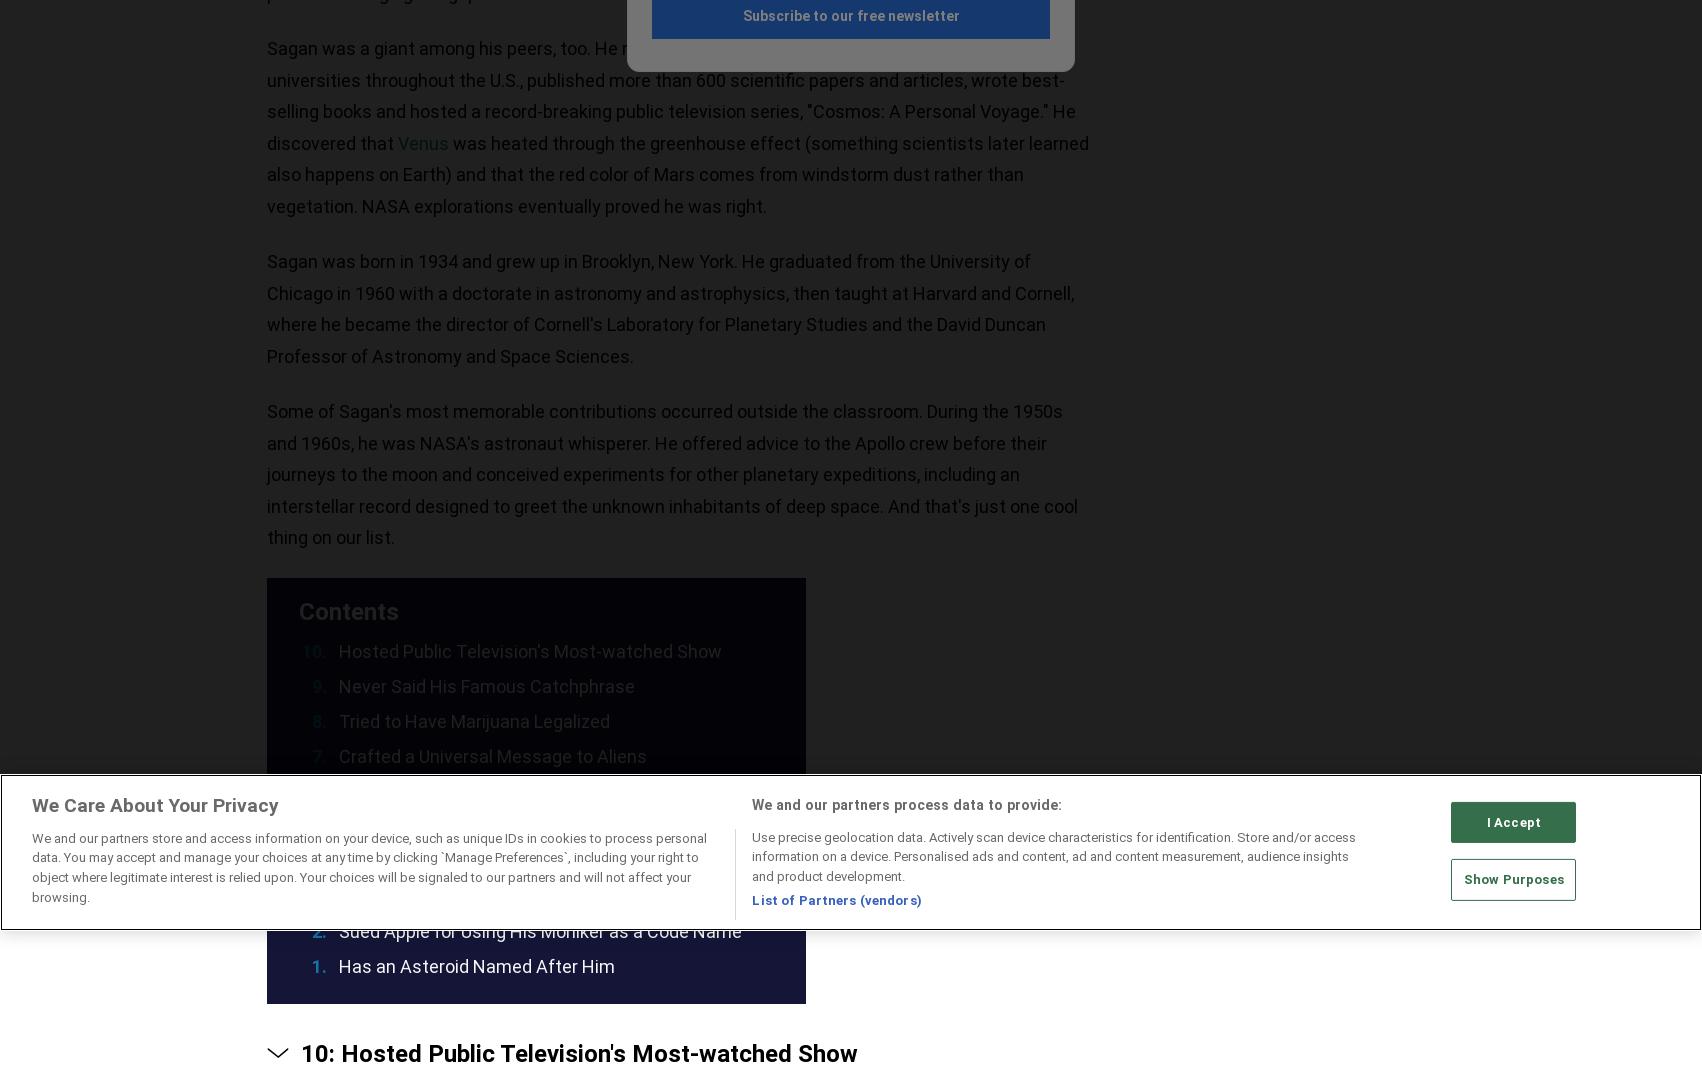  Describe the element at coordinates (299, 611) in the screenshot. I see `'Contents'` at that location.